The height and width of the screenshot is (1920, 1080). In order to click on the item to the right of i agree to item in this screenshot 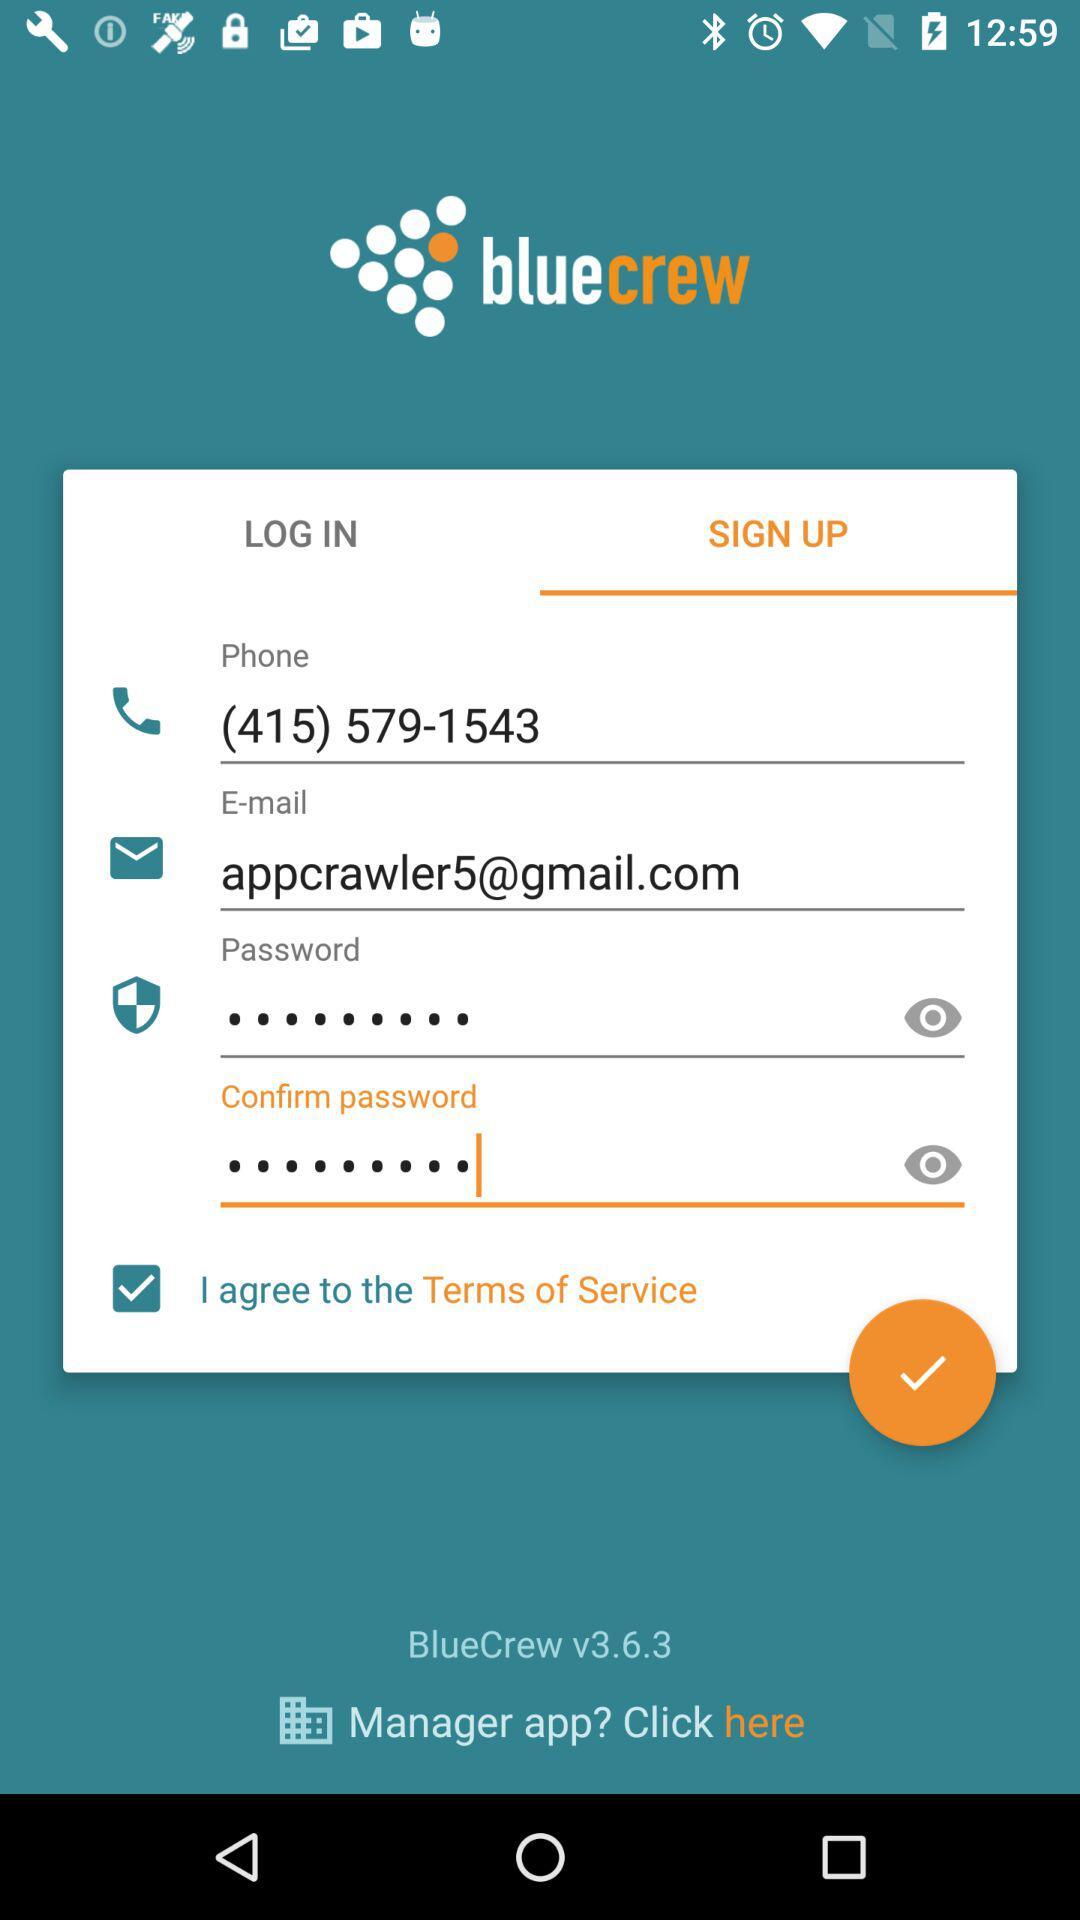, I will do `click(922, 1371)`.